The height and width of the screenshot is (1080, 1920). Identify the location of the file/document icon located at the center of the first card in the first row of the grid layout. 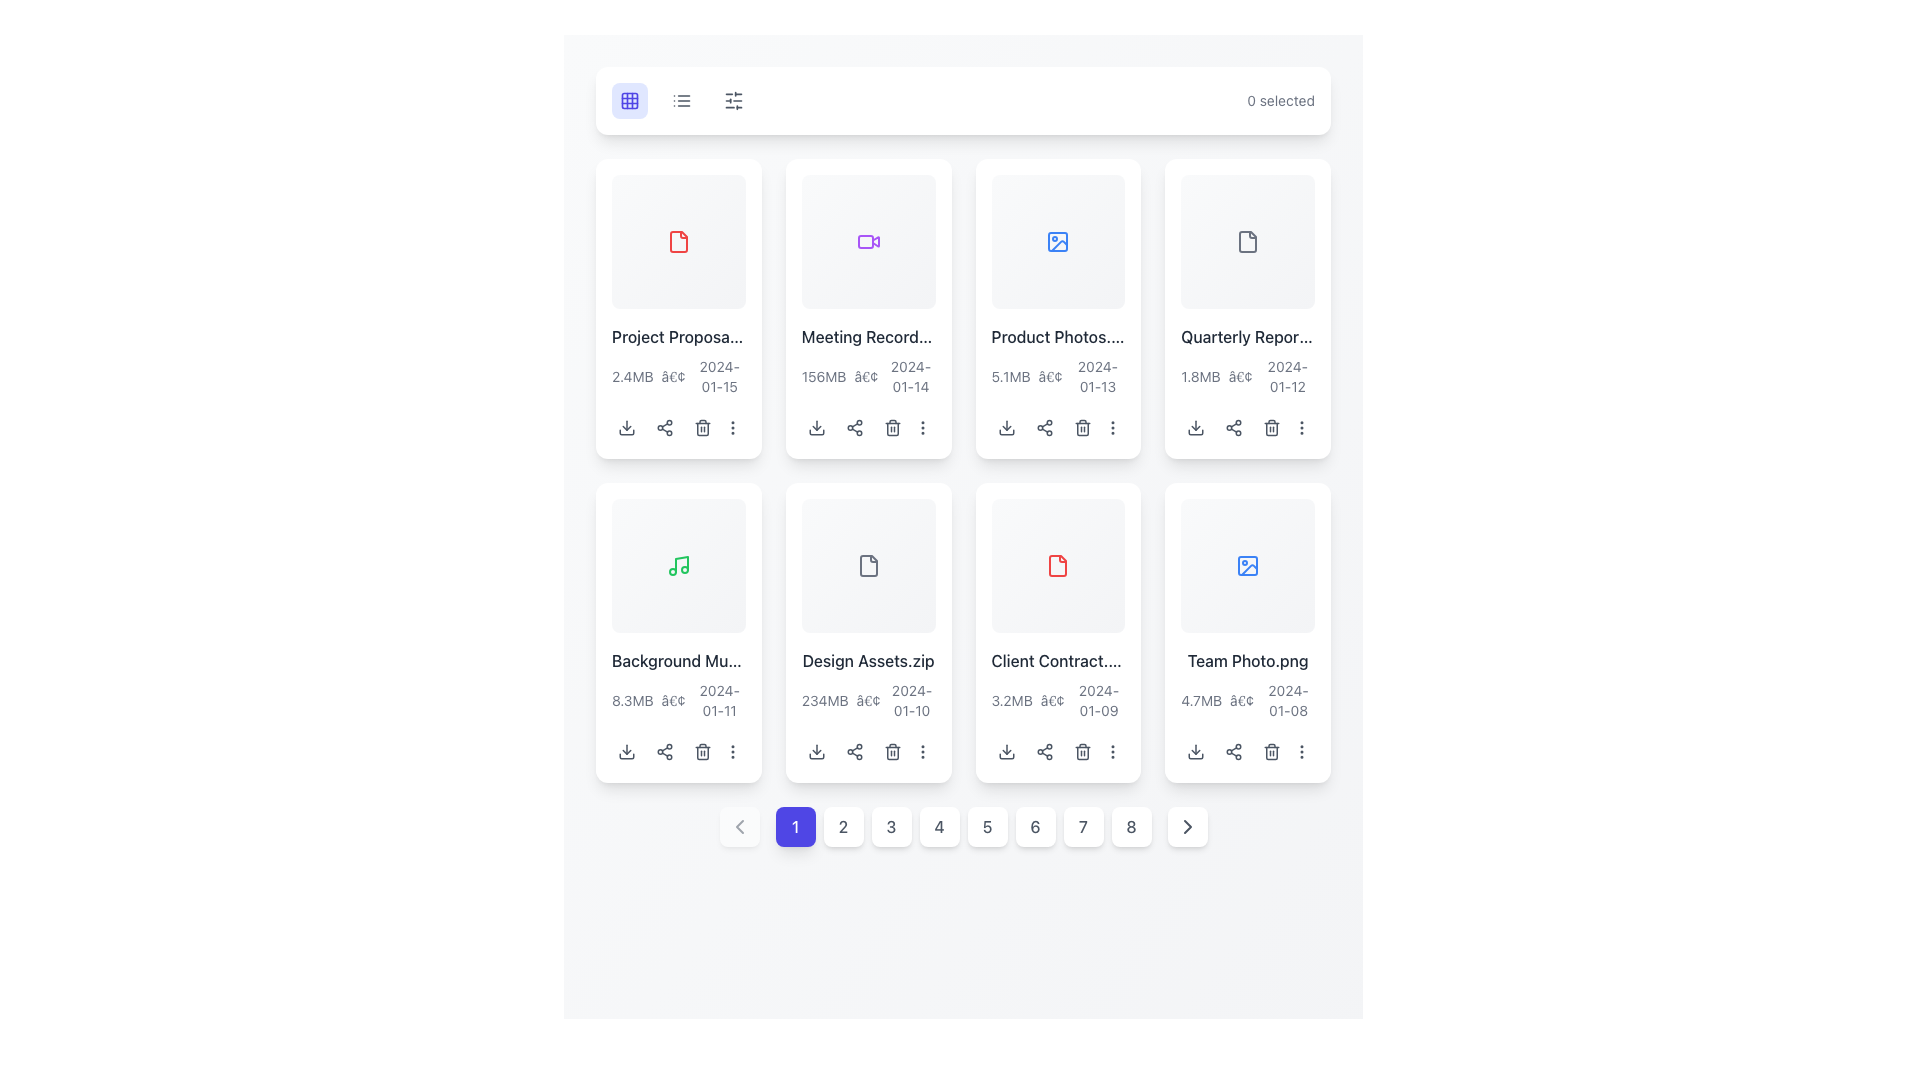
(678, 240).